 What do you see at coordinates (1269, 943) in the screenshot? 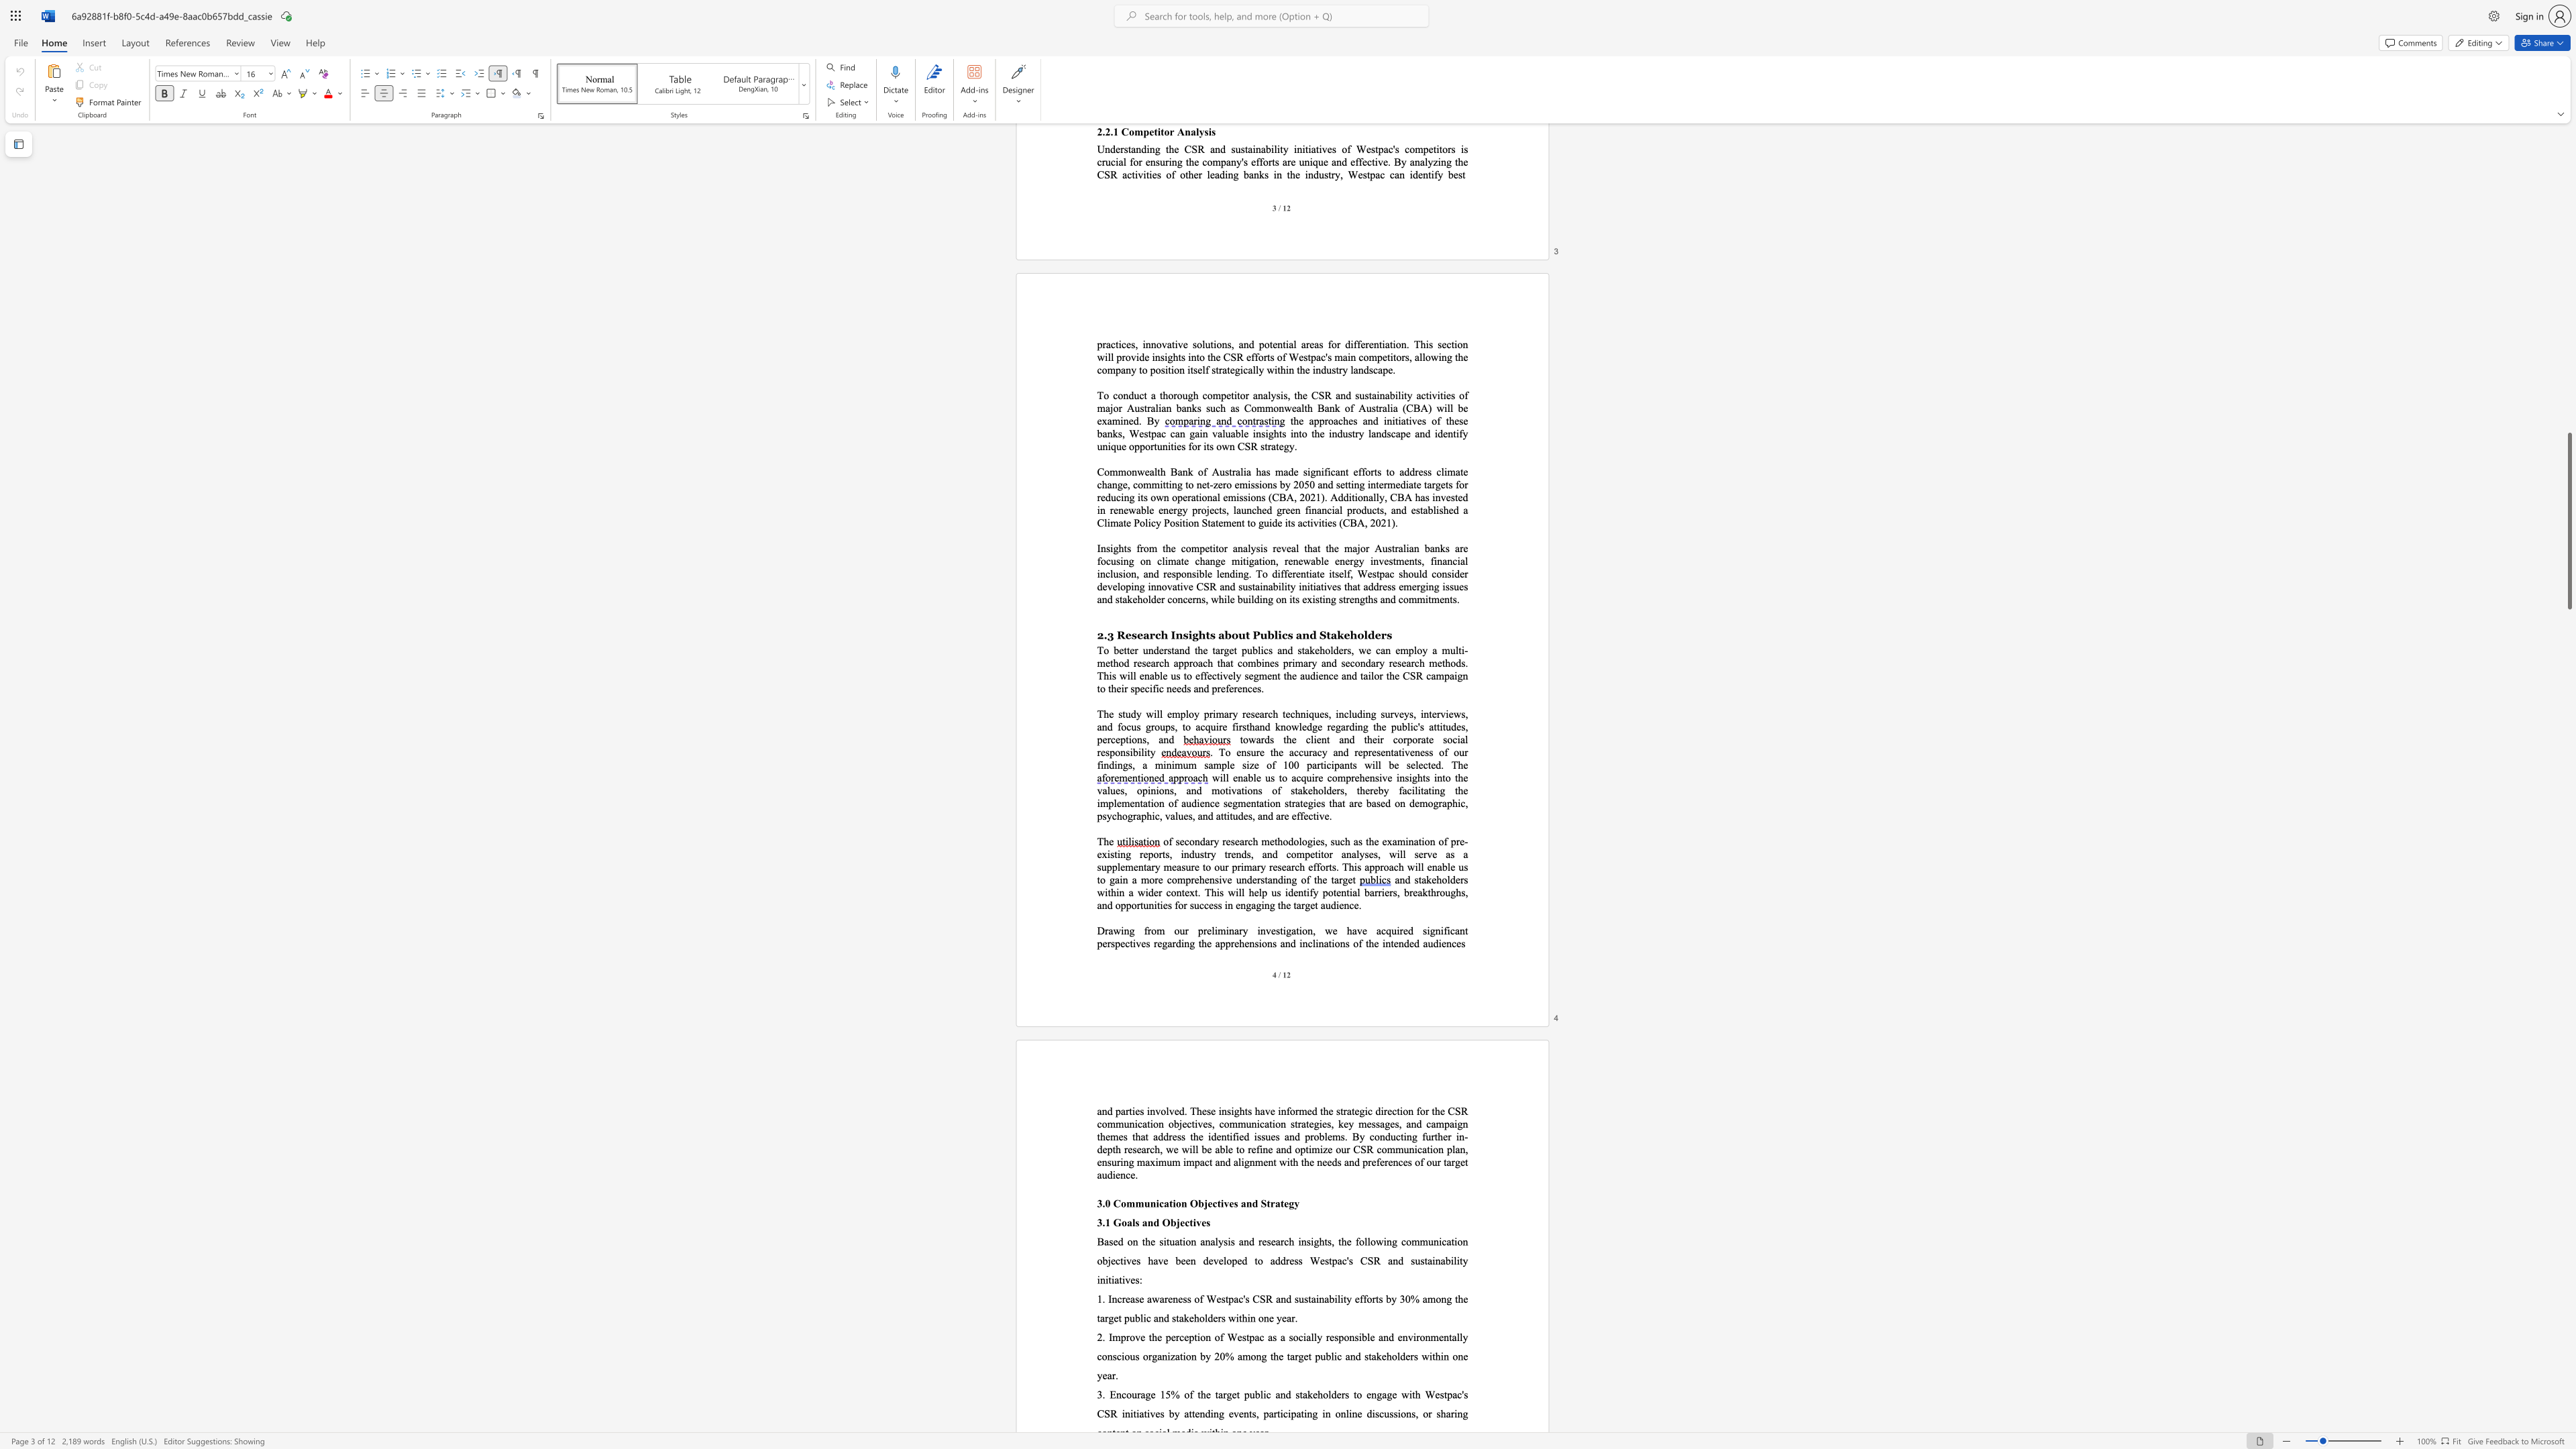
I see `the 2th character "n" in the text` at bounding box center [1269, 943].